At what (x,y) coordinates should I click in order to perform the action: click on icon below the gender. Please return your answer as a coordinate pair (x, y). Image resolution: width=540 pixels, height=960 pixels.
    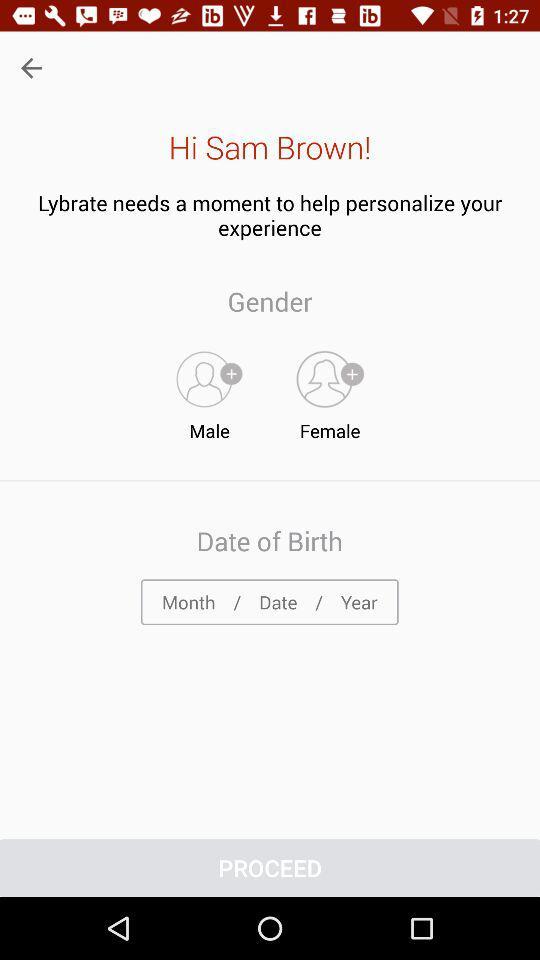
    Looking at the image, I should click on (208, 390).